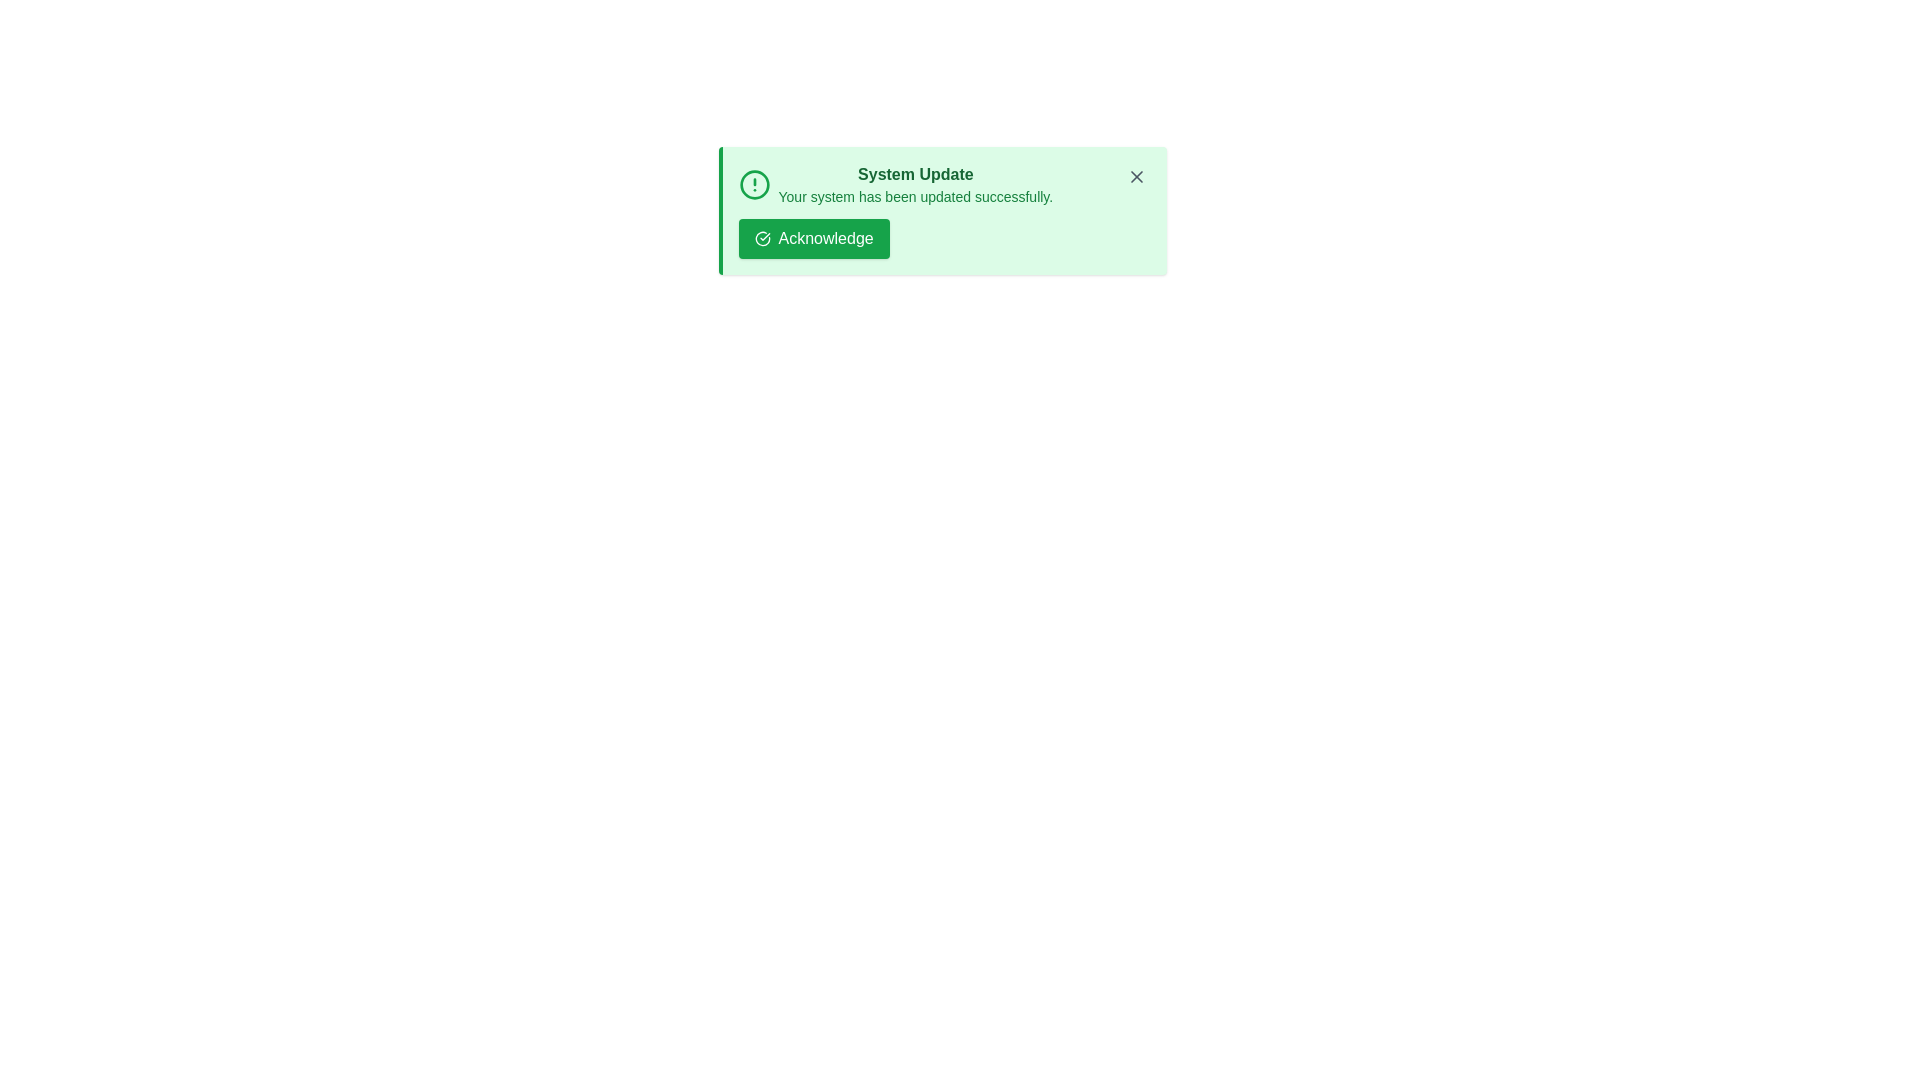 This screenshot has width=1920, height=1080. I want to click on the 'Acknowledge' button to acknowledge the notification, so click(814, 238).